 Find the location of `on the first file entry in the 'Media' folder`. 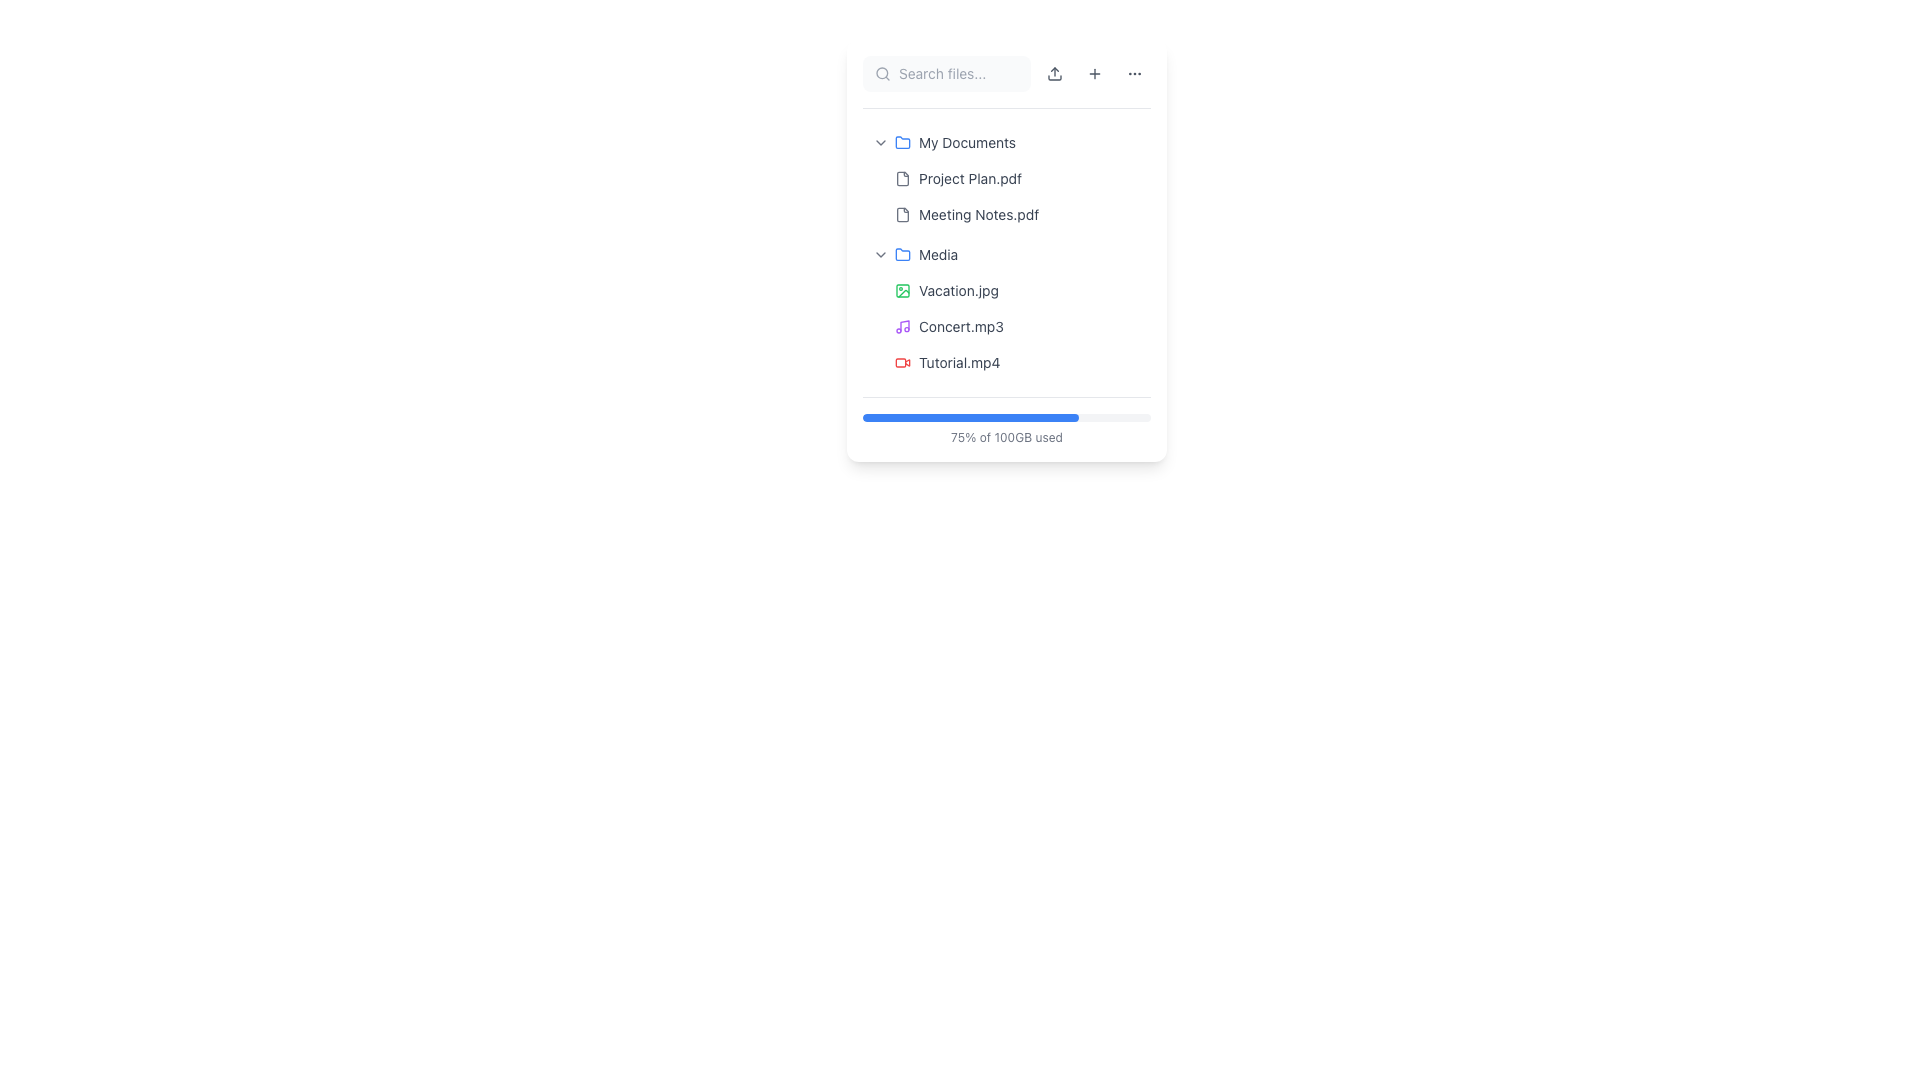

on the first file entry in the 'Media' folder is located at coordinates (1018, 290).